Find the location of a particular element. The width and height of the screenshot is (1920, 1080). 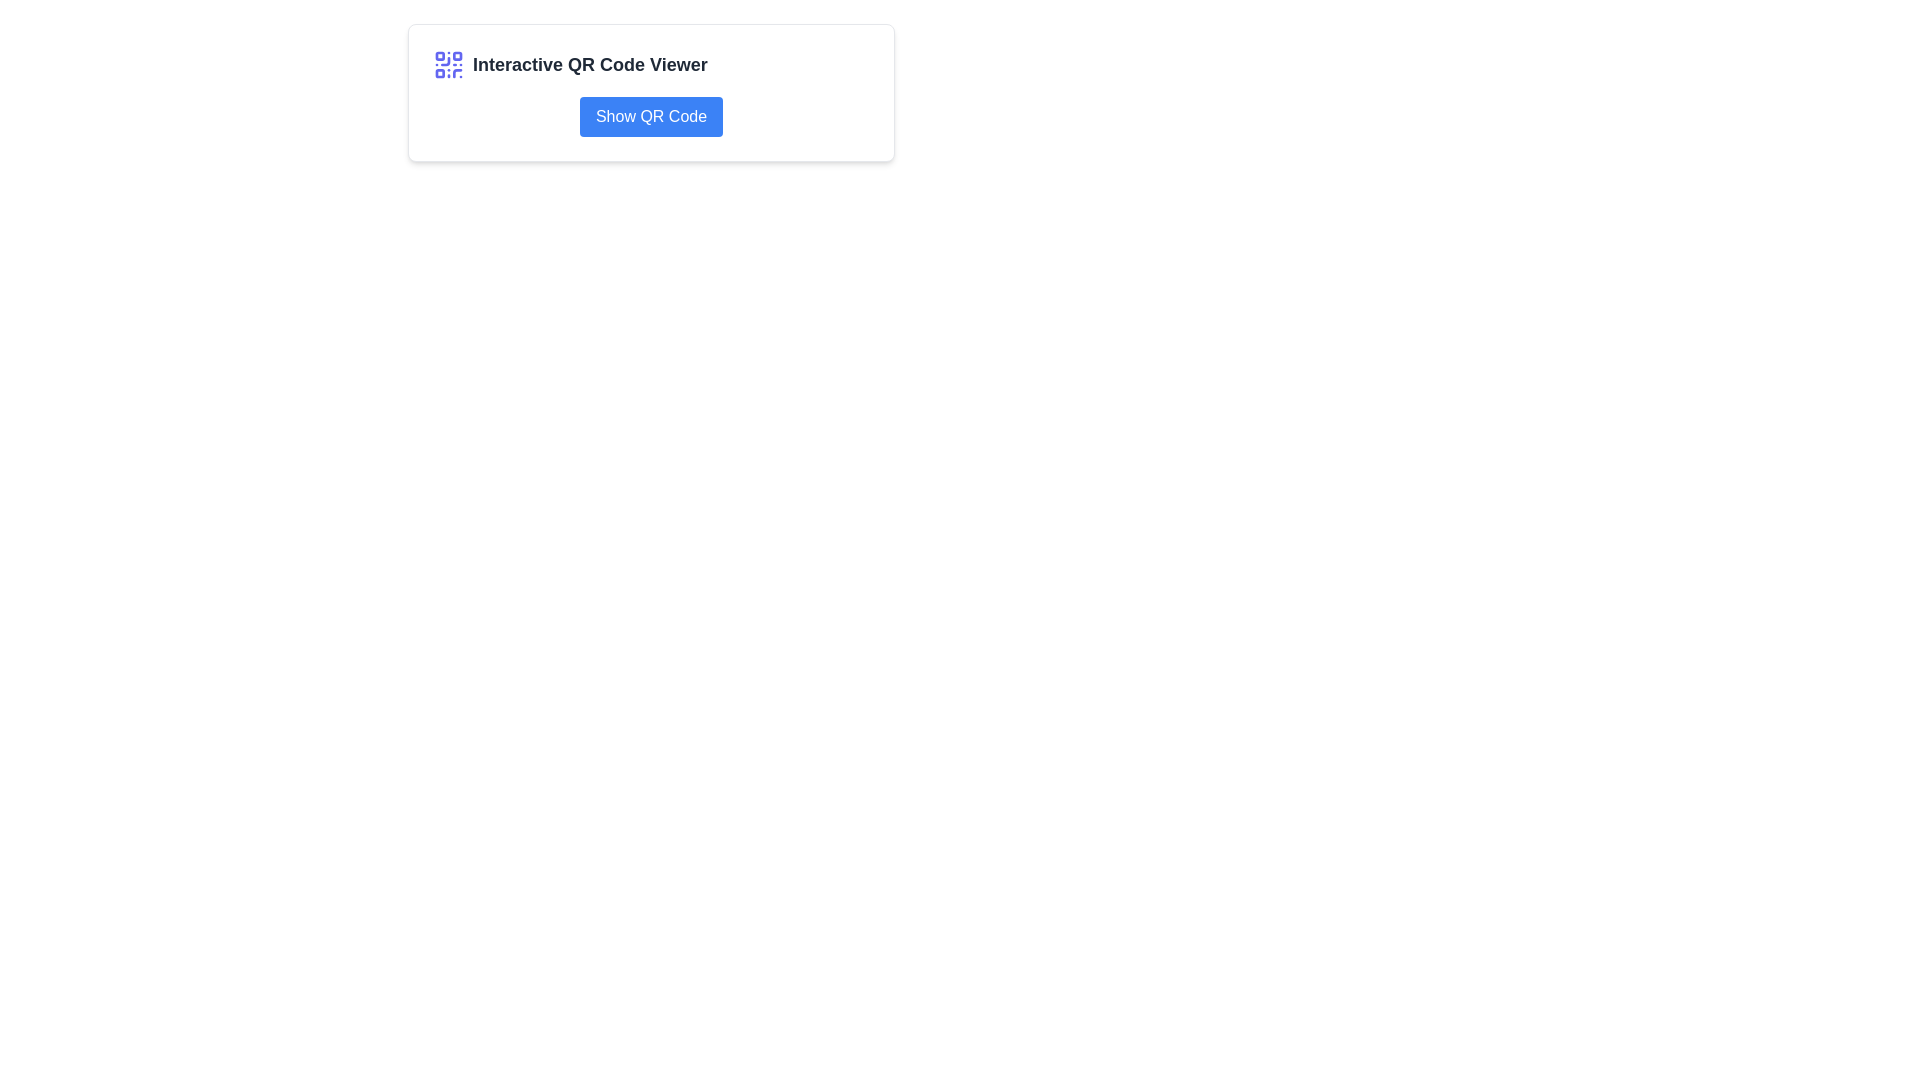

the QR code icon located to the left of the 'Interactive QR Code Viewer' text by clicking on it is located at coordinates (448, 64).